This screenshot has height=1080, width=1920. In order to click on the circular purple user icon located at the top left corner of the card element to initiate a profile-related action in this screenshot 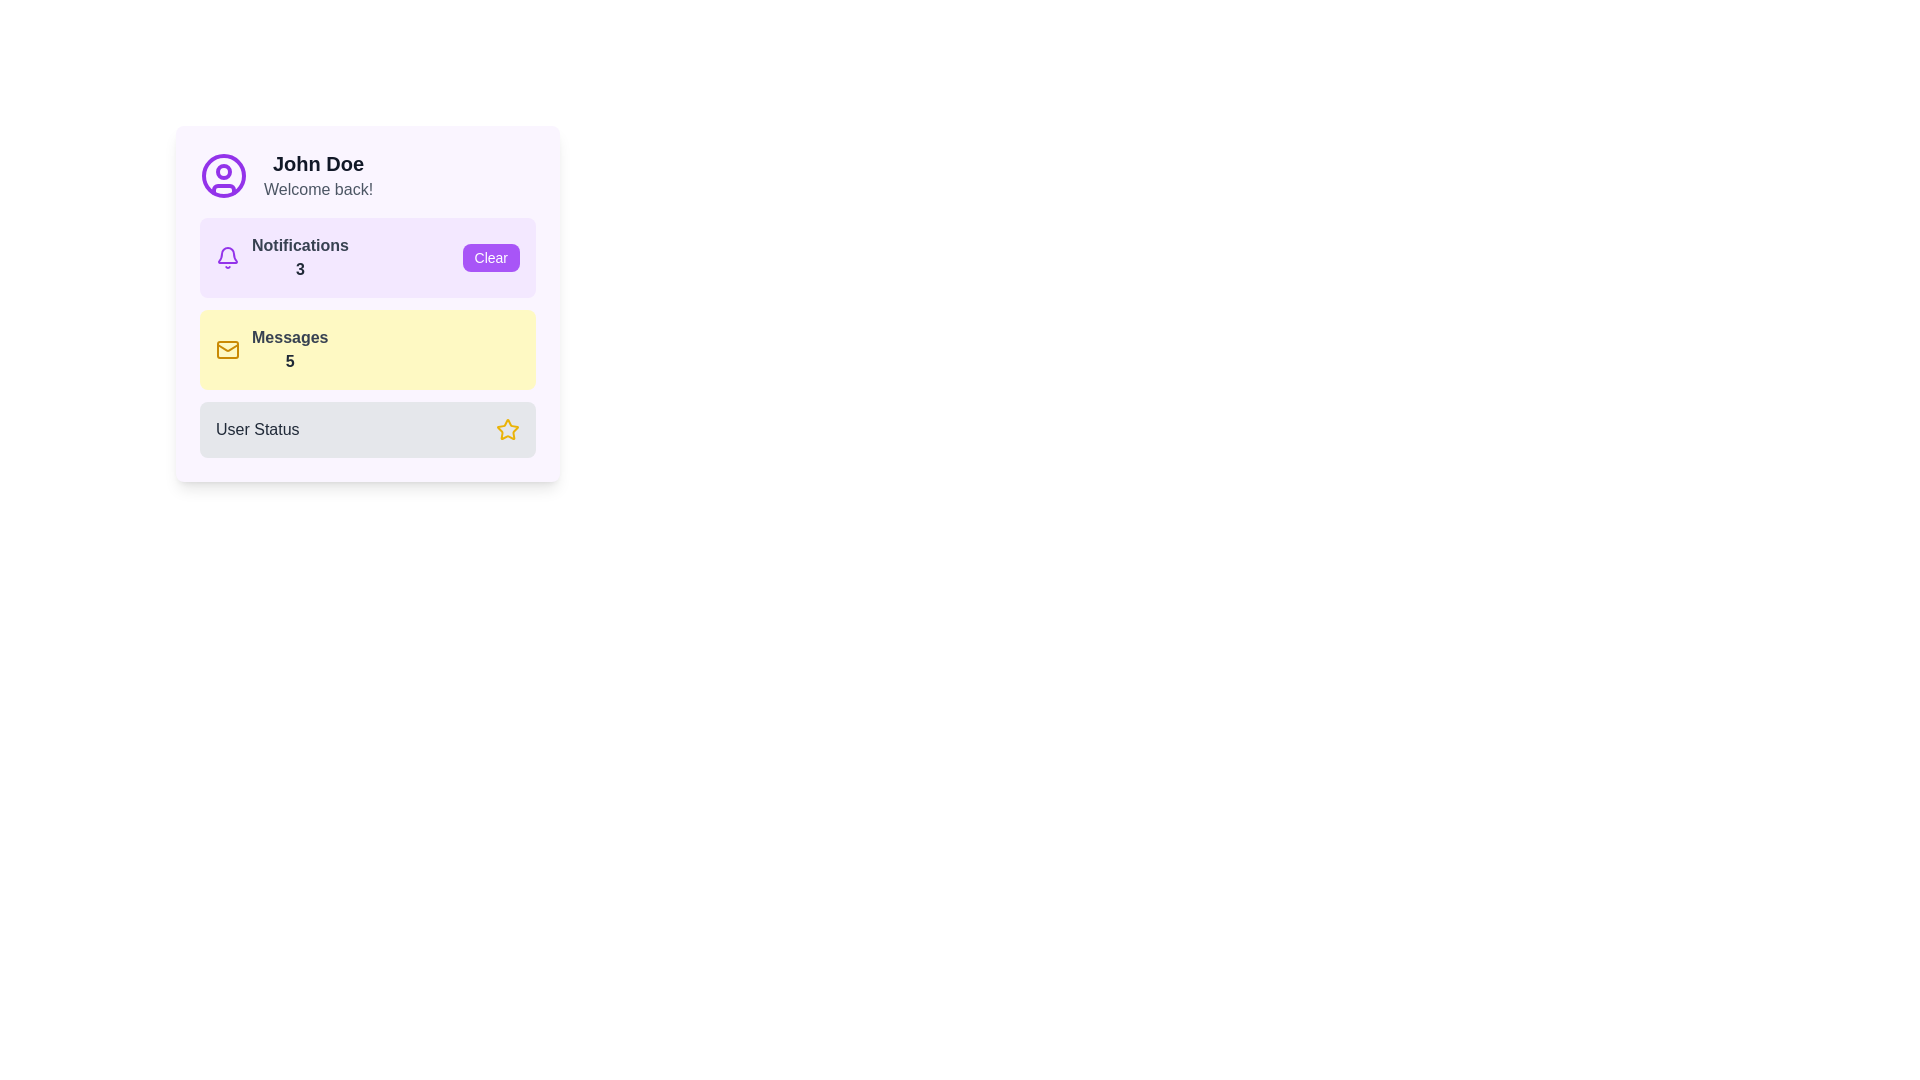, I will do `click(224, 175)`.